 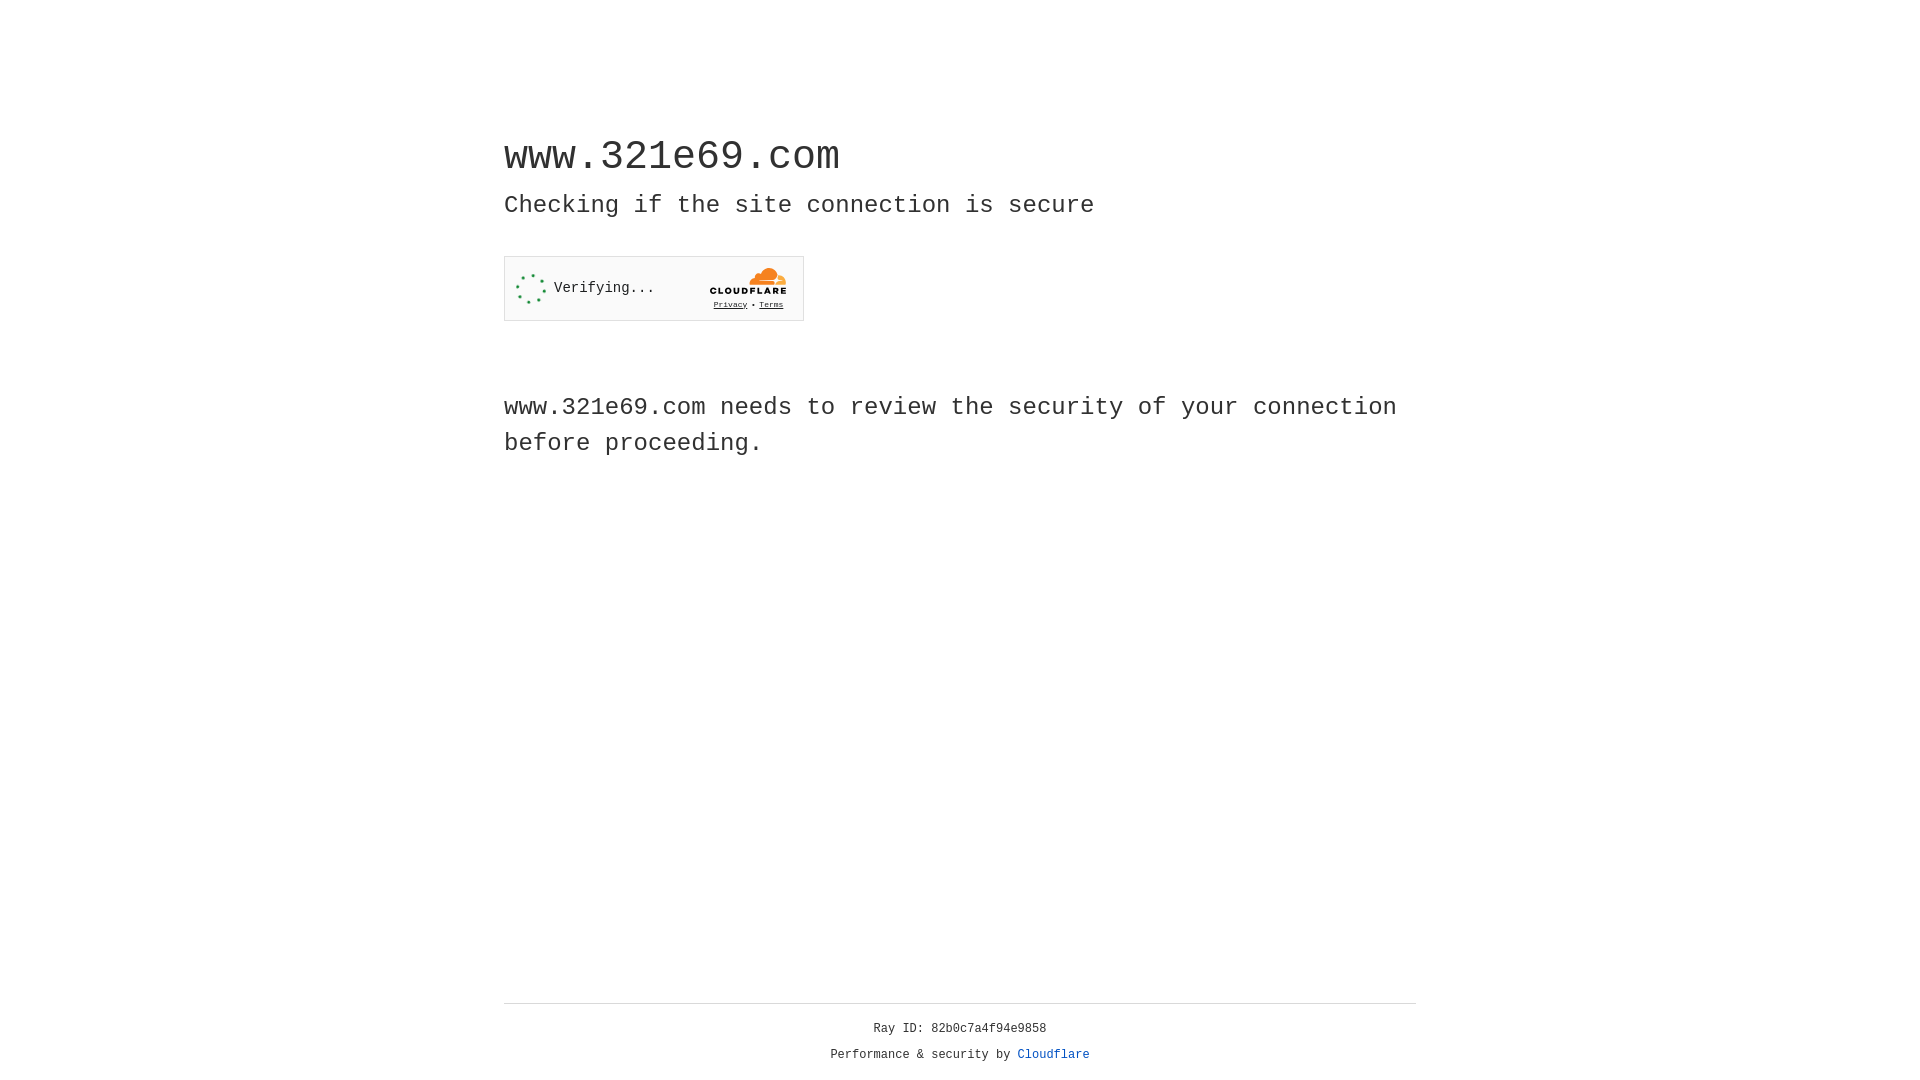 What do you see at coordinates (1053, 1054) in the screenshot?
I see `'Cloudflare'` at bounding box center [1053, 1054].